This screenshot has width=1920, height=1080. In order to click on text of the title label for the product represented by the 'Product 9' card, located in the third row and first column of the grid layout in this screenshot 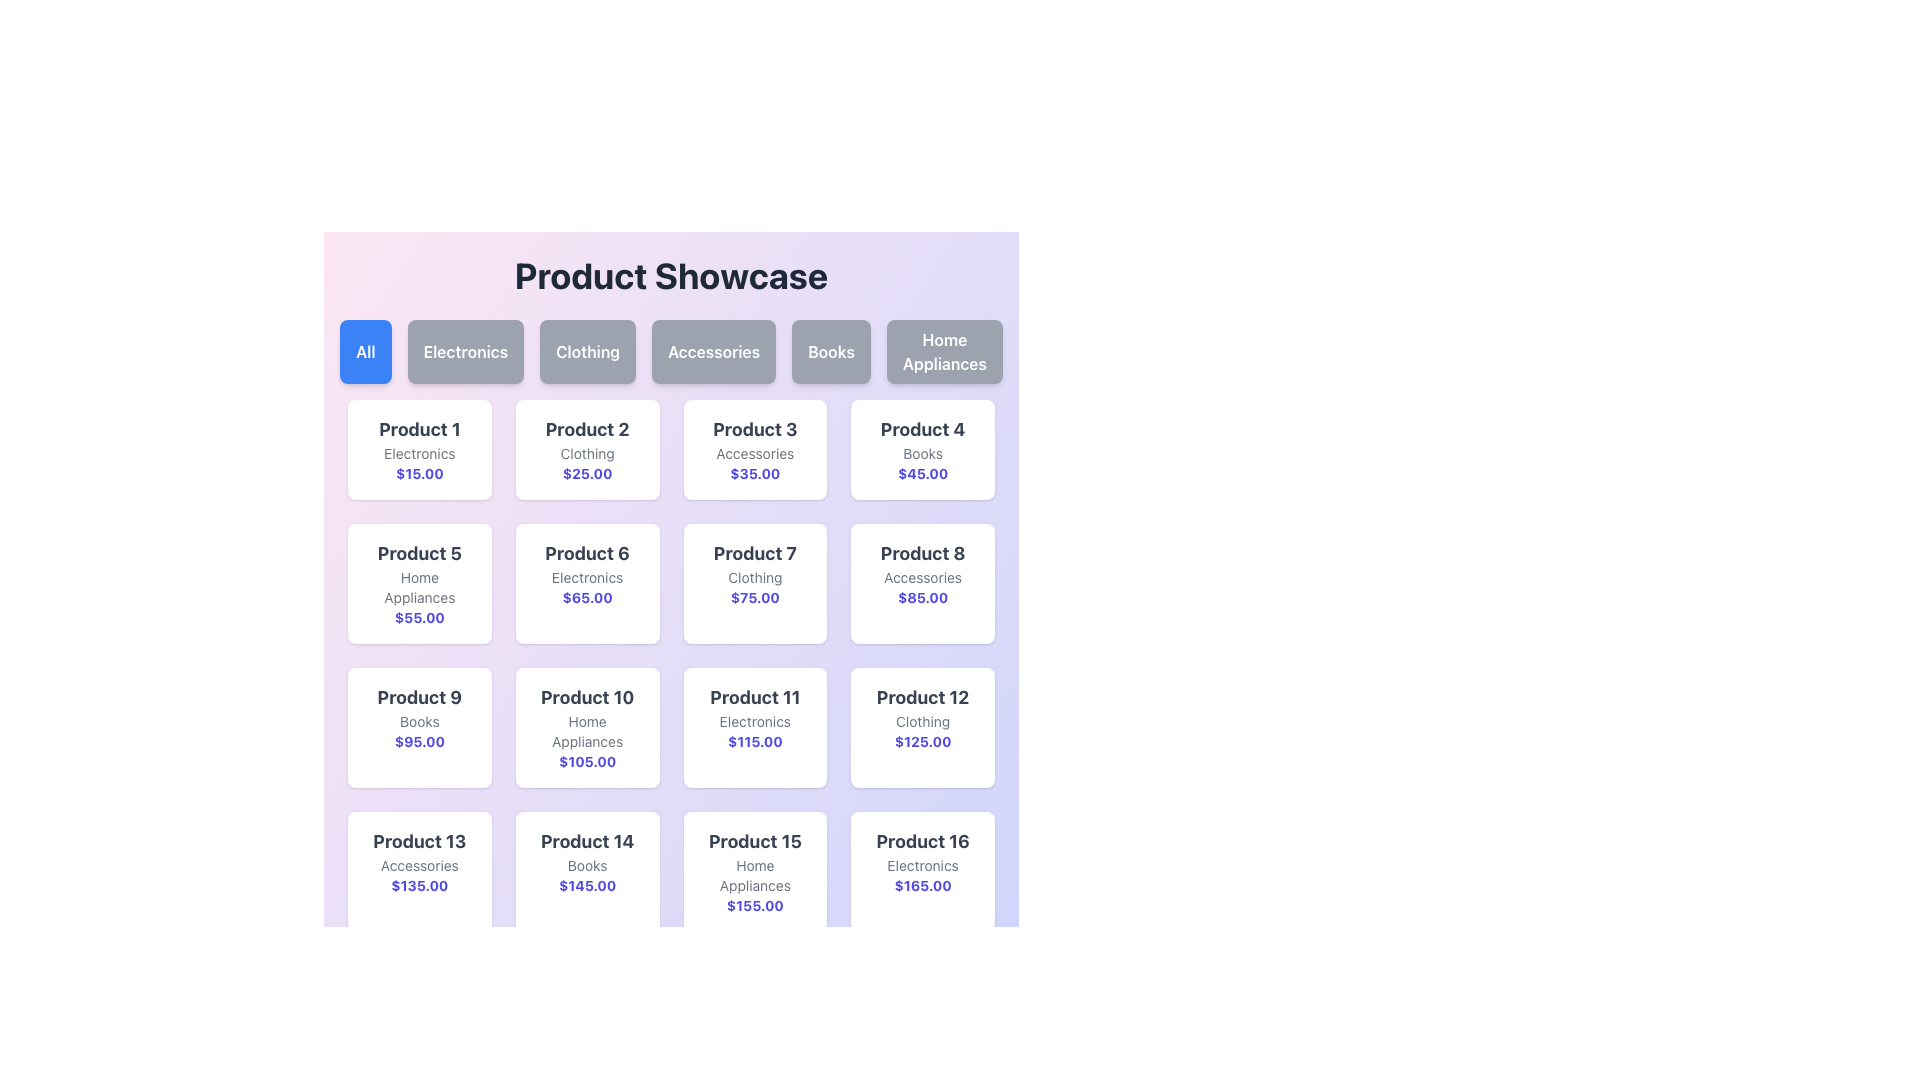, I will do `click(418, 697)`.